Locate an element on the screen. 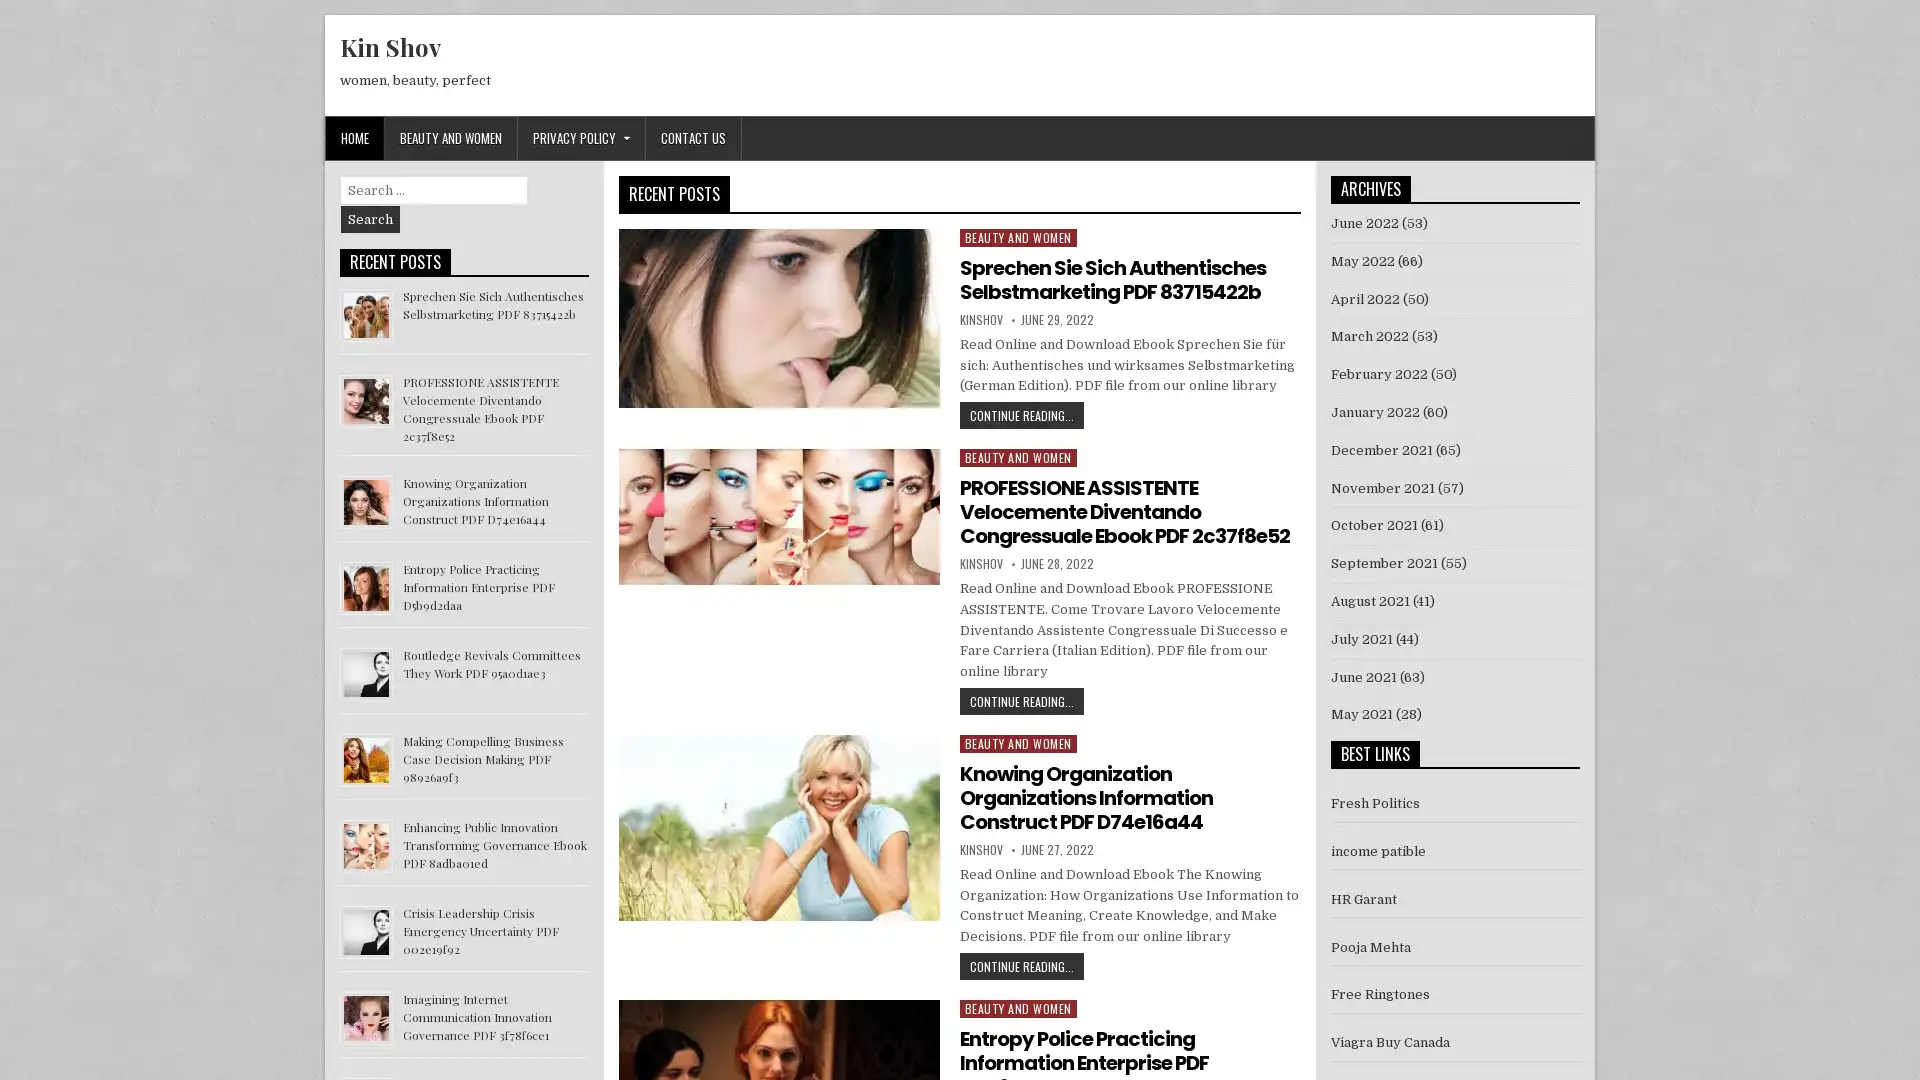 This screenshot has width=1920, height=1080. Search is located at coordinates (370, 219).